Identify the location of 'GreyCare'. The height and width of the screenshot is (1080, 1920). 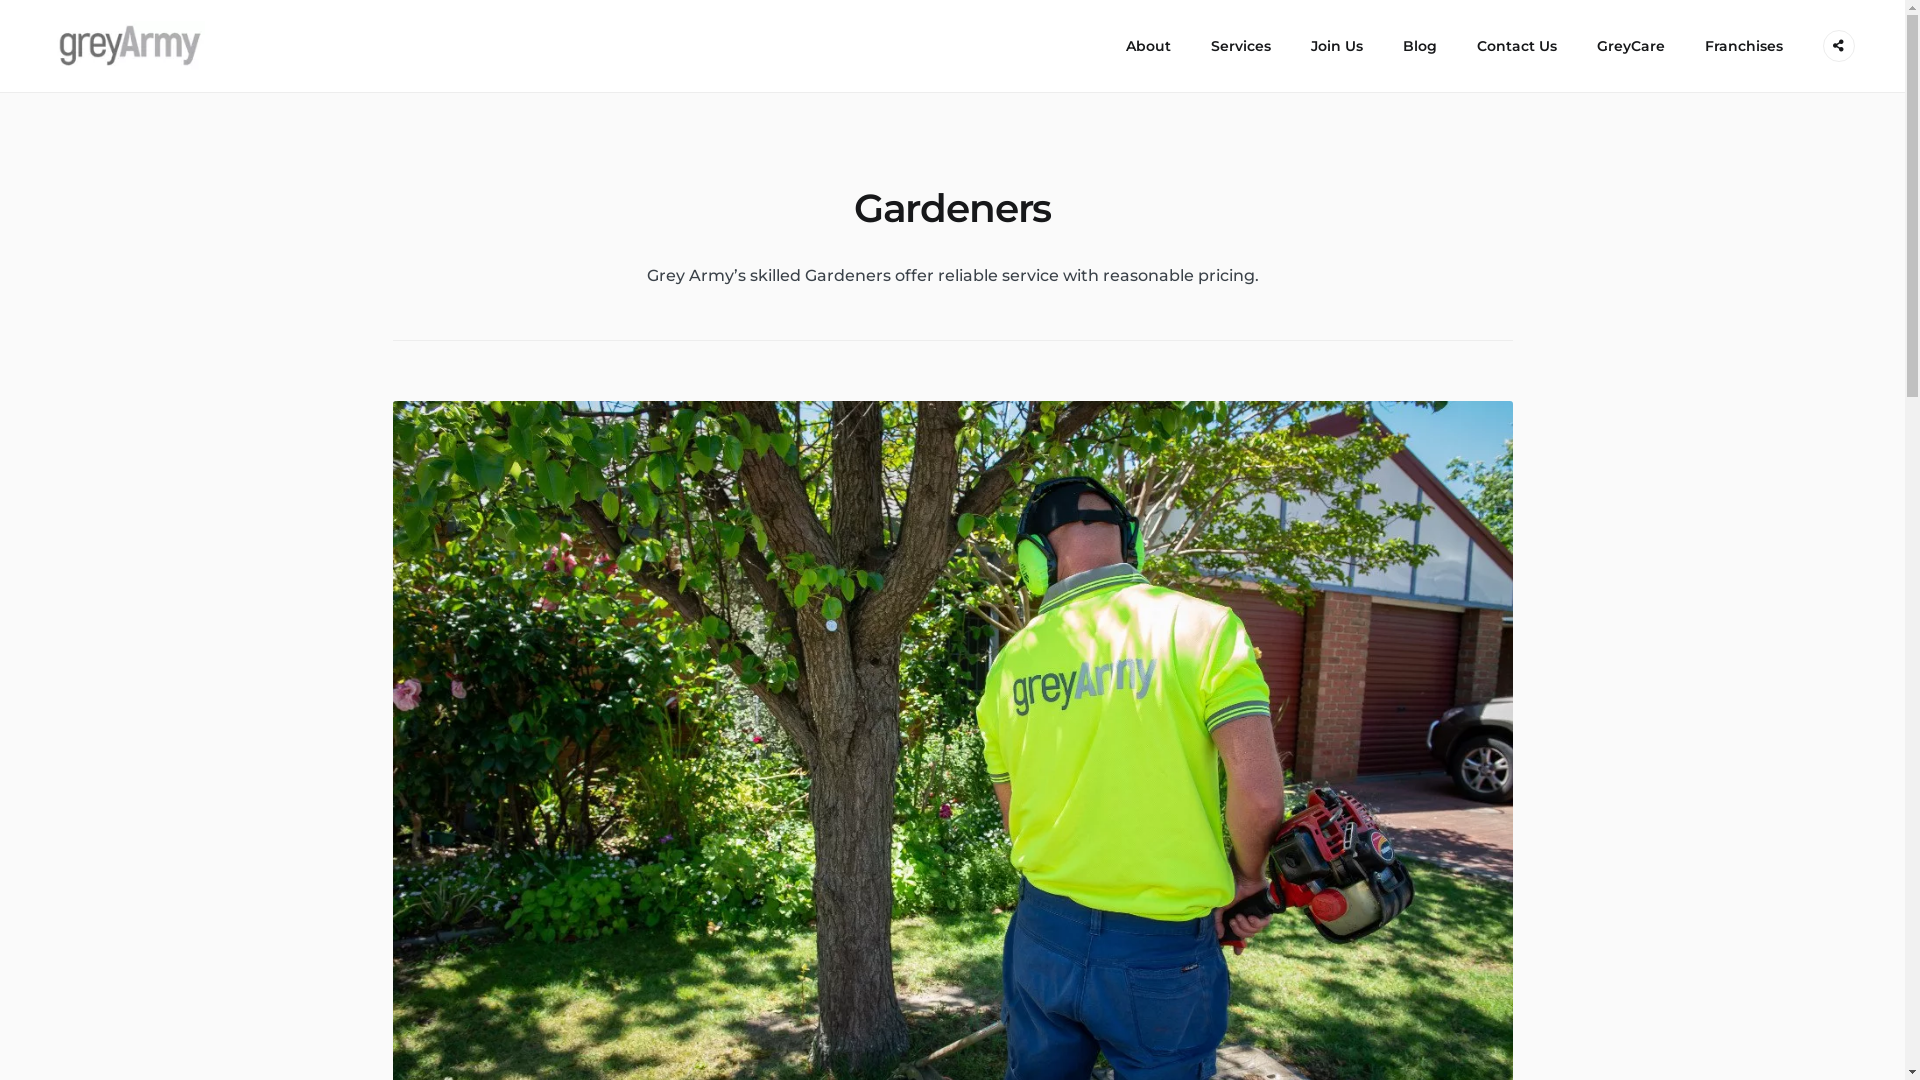
(1576, 45).